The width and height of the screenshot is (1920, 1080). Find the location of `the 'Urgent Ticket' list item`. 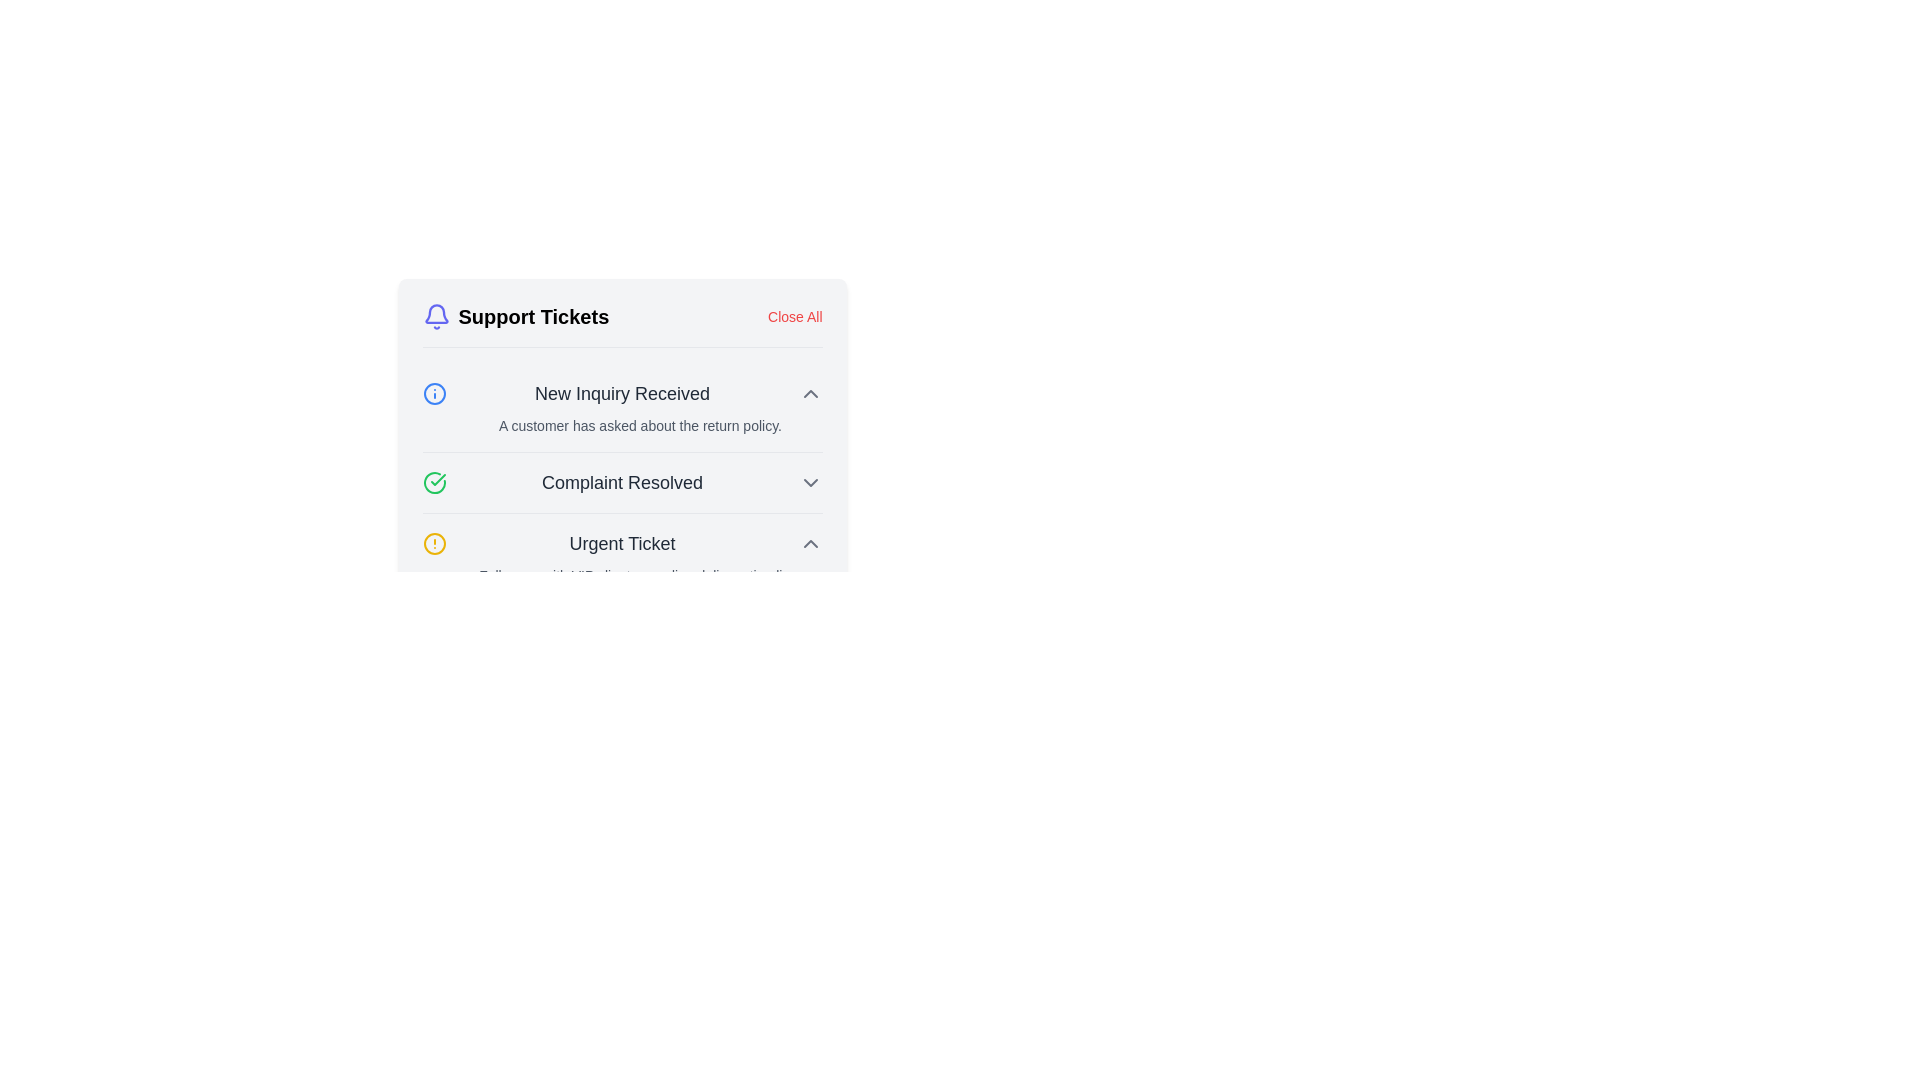

the 'Urgent Ticket' list item is located at coordinates (621, 557).